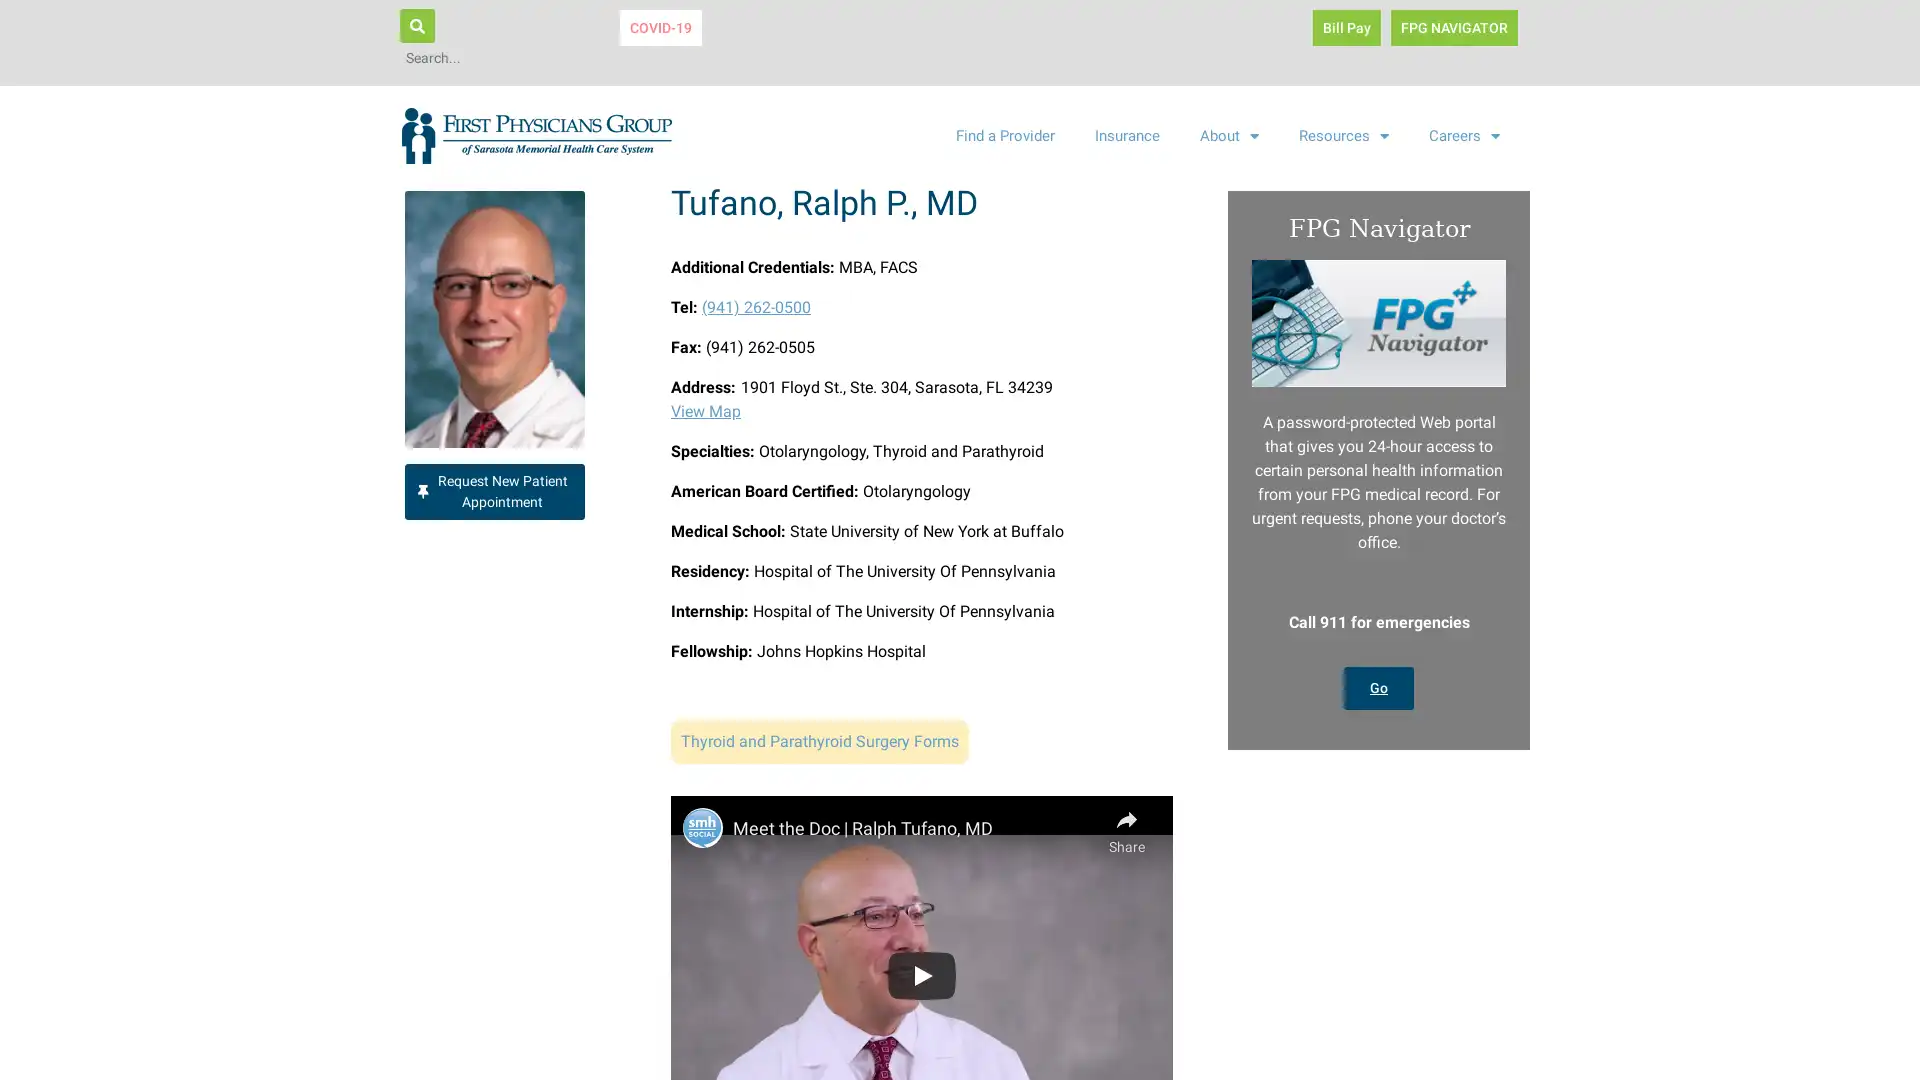  Describe the element at coordinates (1345, 27) in the screenshot. I see `Bill Pay` at that location.